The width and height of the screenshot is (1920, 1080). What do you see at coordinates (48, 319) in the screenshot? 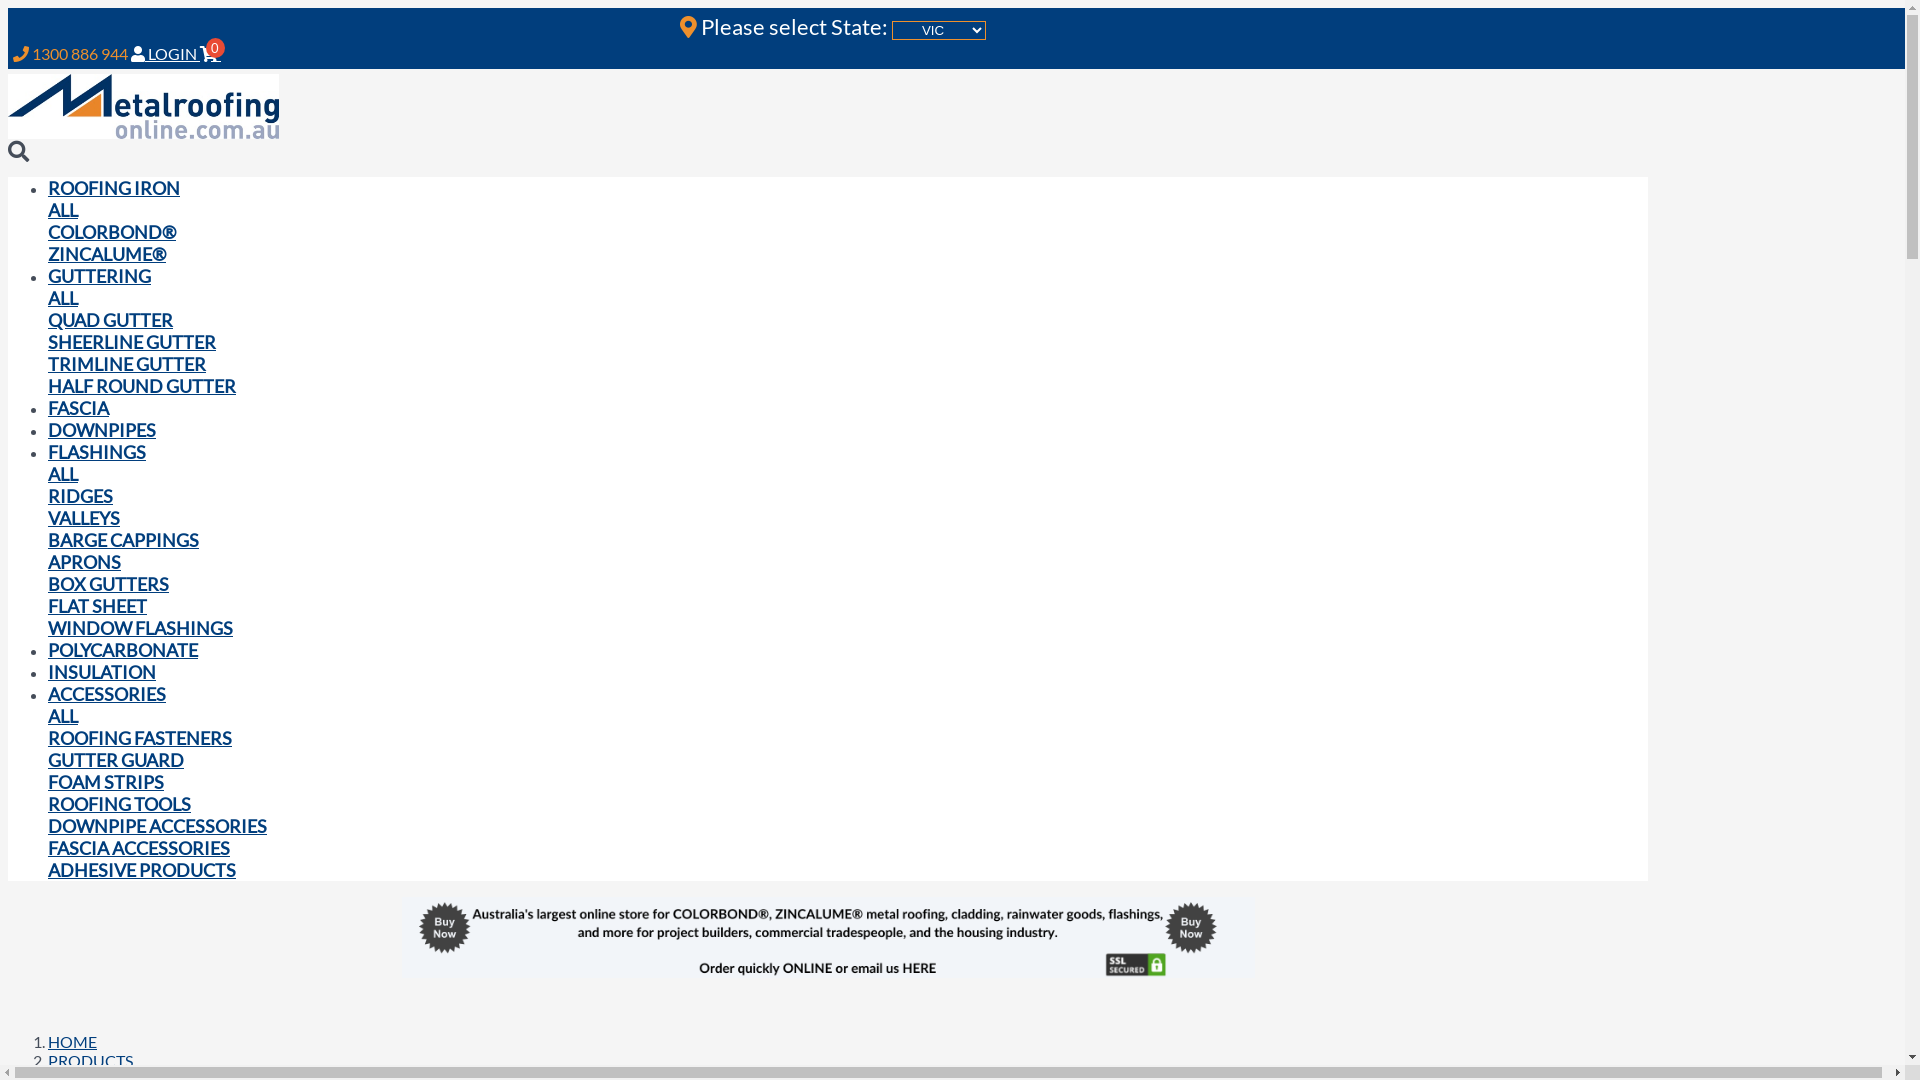
I see `'QUAD GUTTER'` at bounding box center [48, 319].